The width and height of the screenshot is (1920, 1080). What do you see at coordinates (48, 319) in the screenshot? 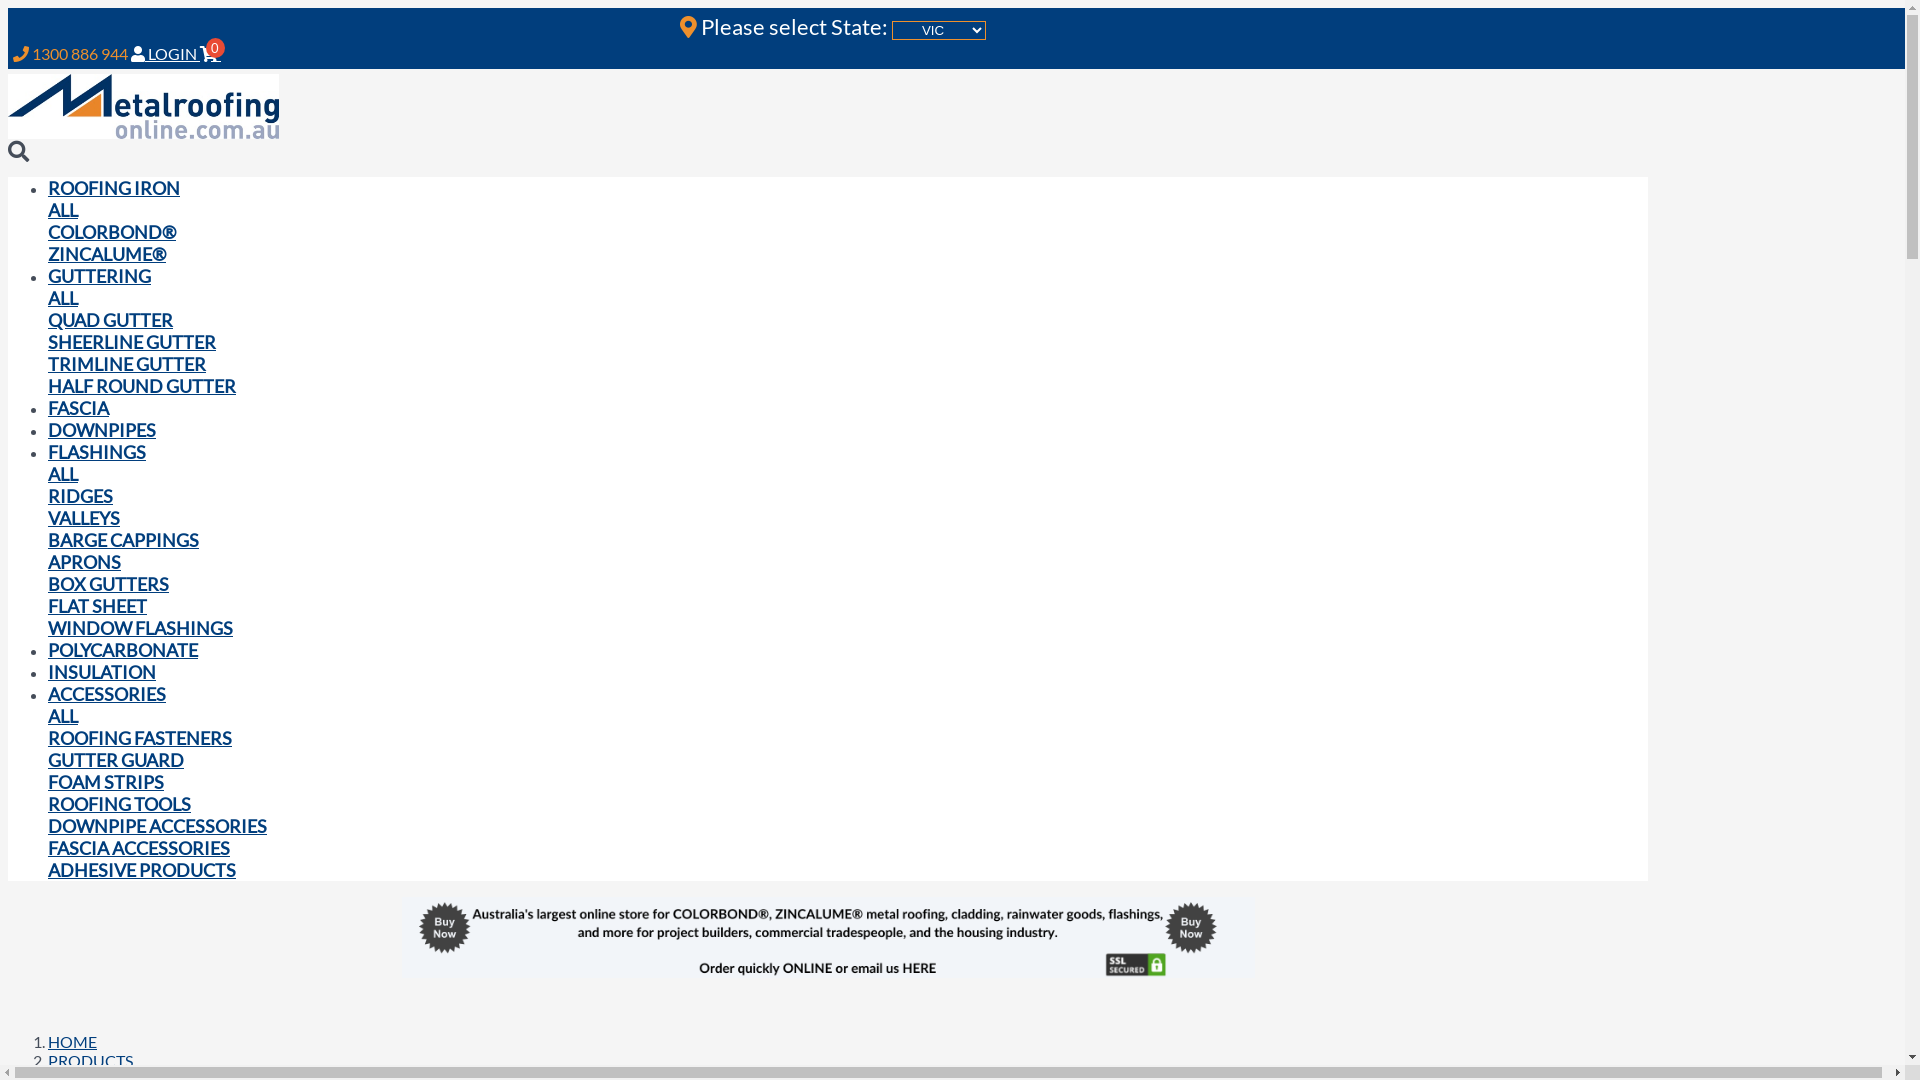
I see `'QUAD GUTTER'` at bounding box center [48, 319].